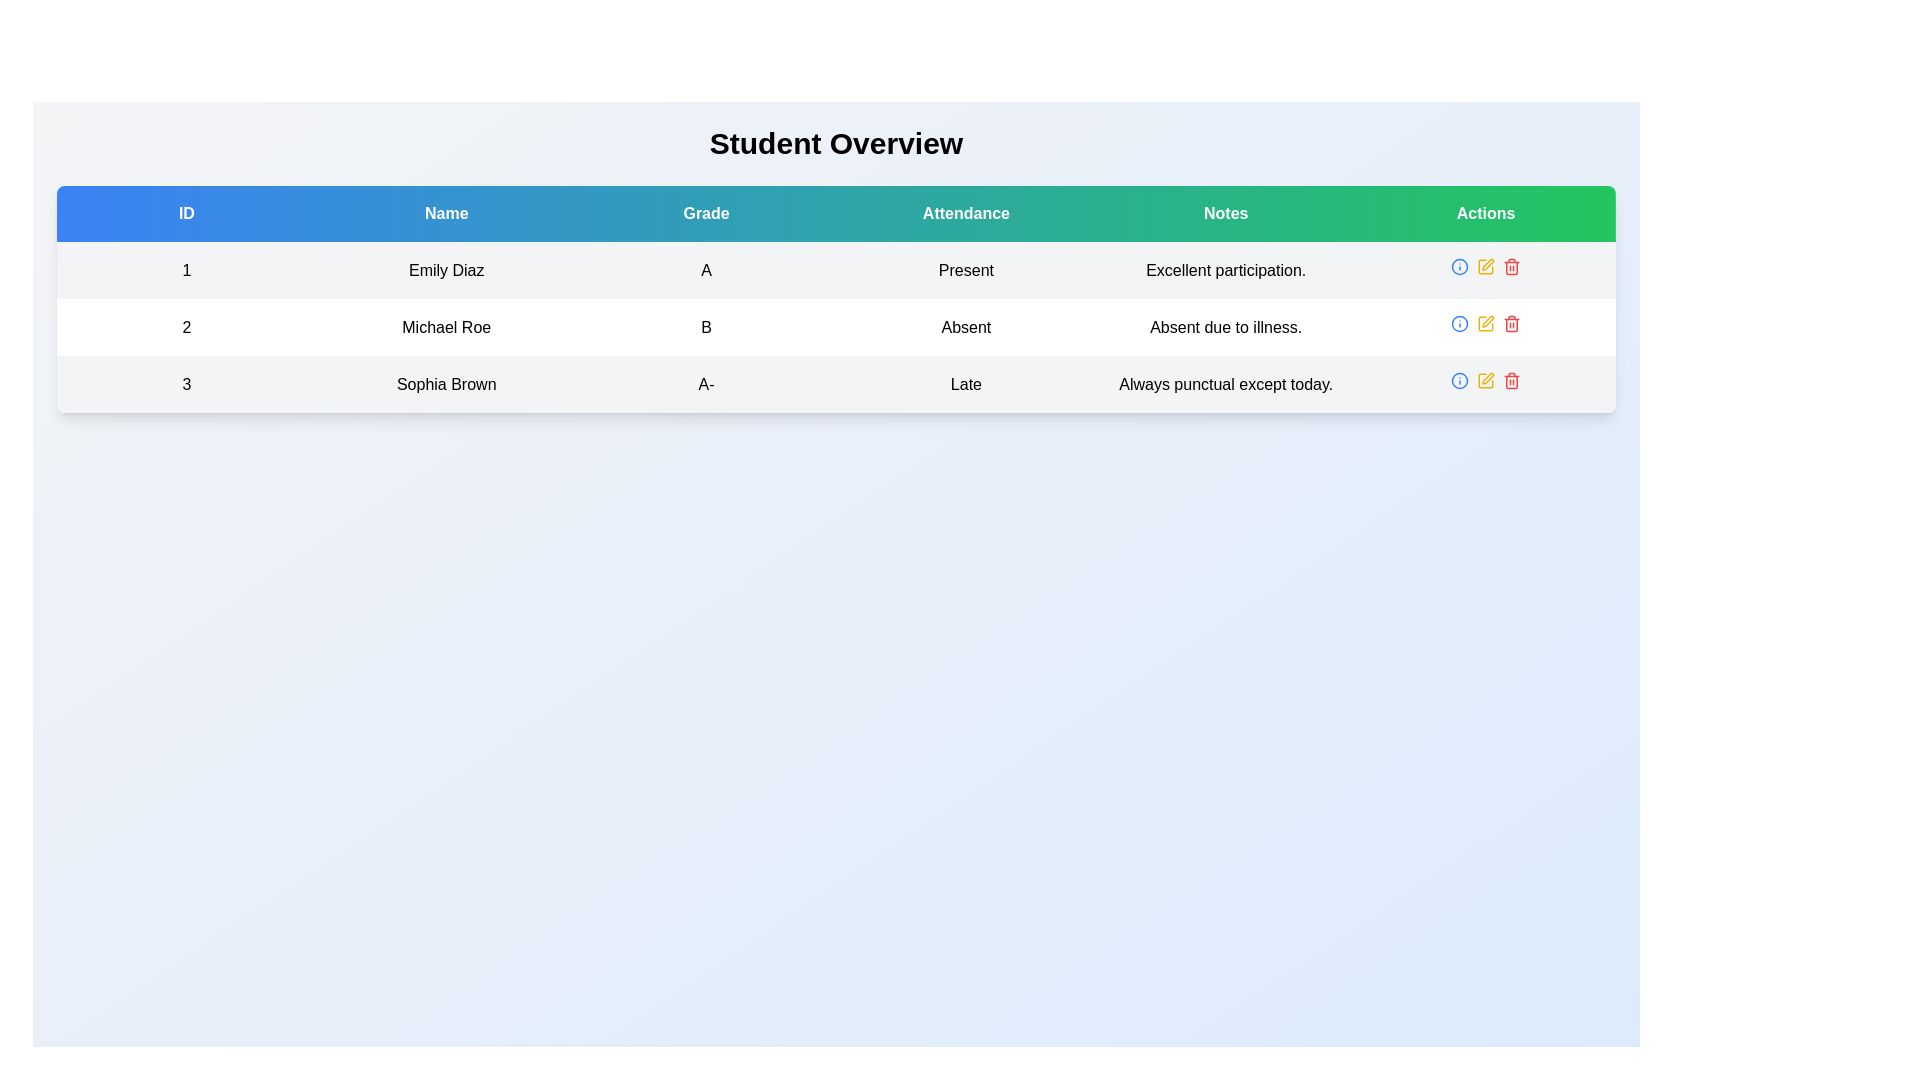 Image resolution: width=1920 pixels, height=1080 pixels. What do you see at coordinates (1459, 381) in the screenshot?
I see `the decorative icon located in the 'Actions' column at the second row of the table` at bounding box center [1459, 381].